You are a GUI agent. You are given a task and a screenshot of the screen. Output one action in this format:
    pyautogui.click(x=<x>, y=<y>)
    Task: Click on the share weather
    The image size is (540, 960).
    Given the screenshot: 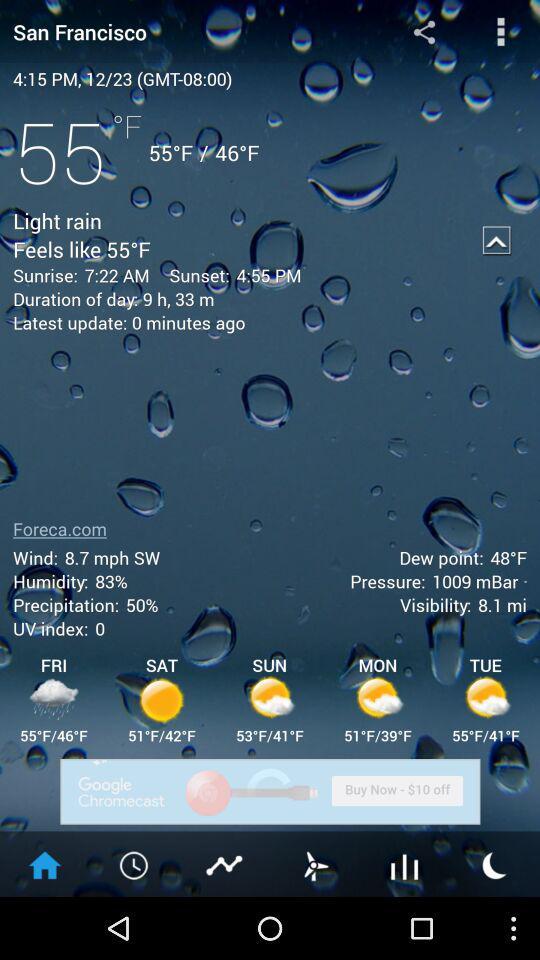 What is the action you would take?
    pyautogui.click(x=423, y=30)
    